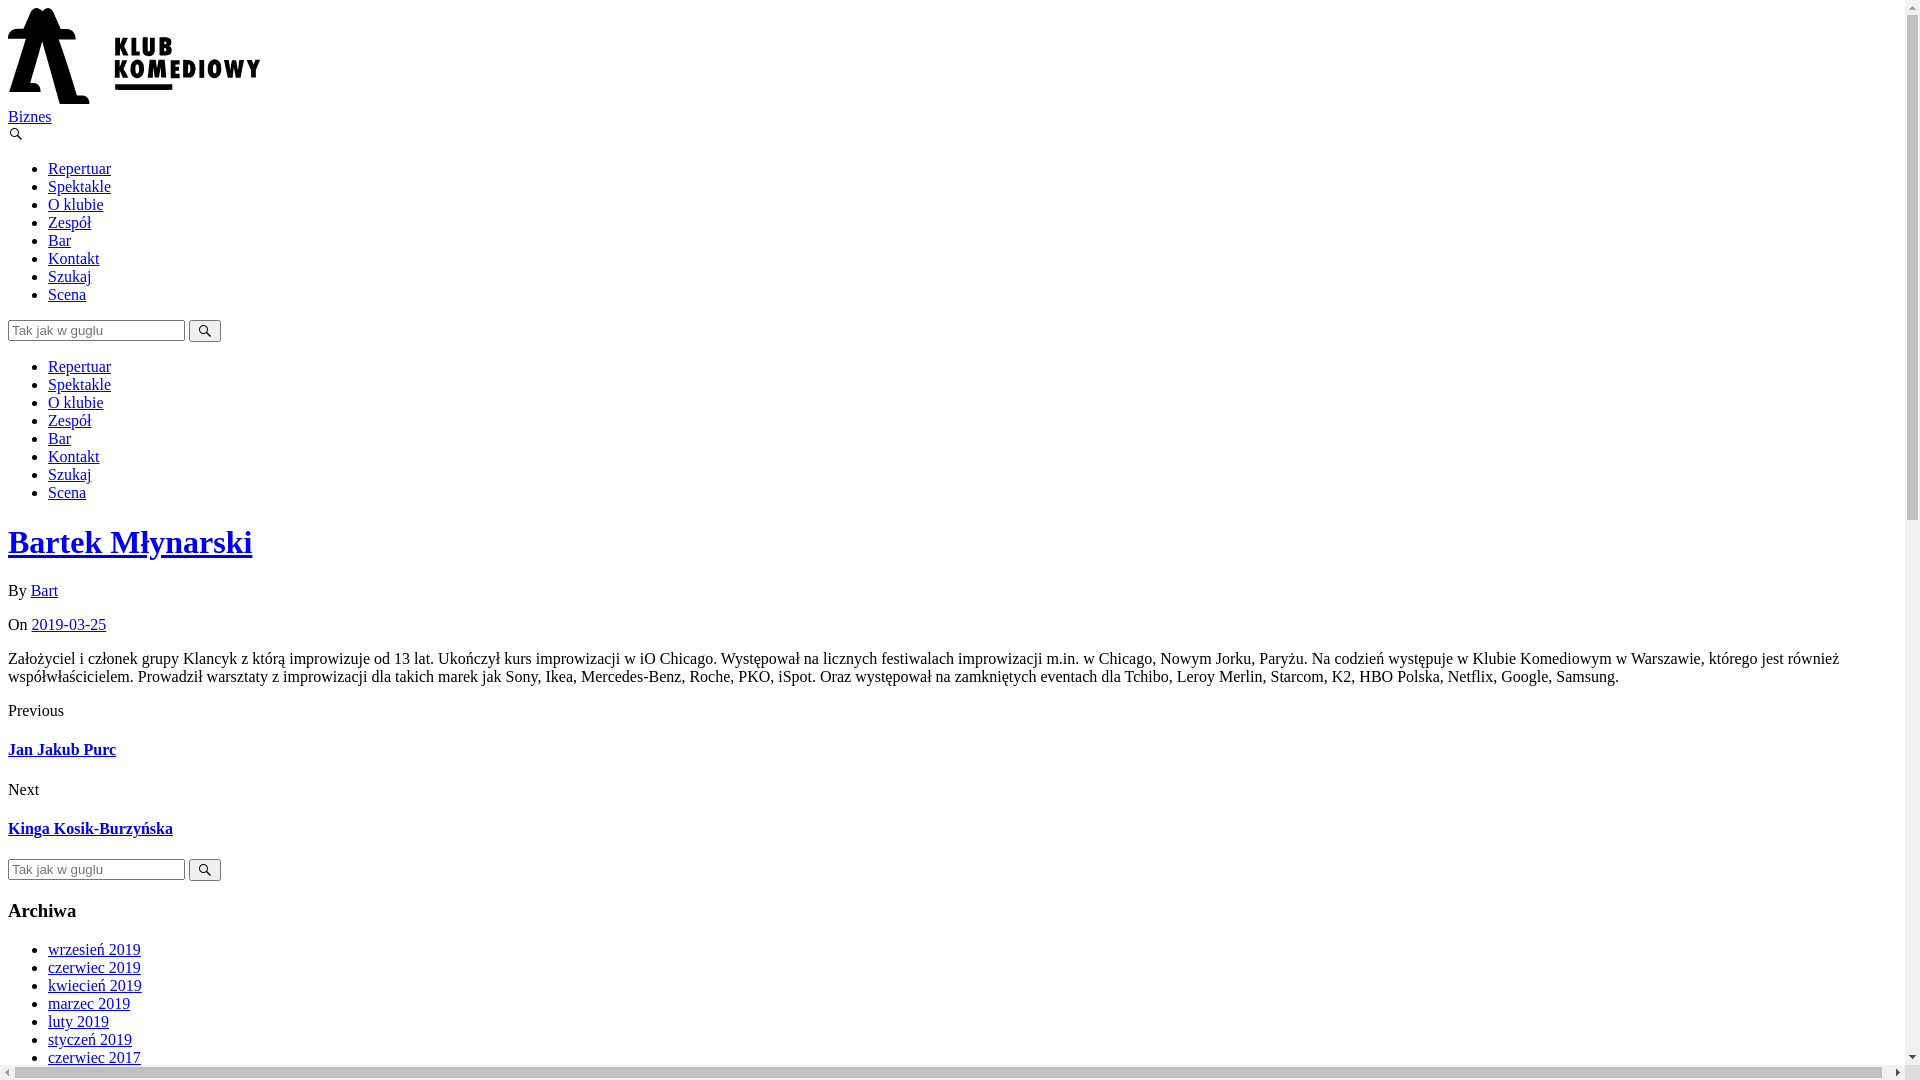 The width and height of the screenshot is (1920, 1080). Describe the element at coordinates (67, 294) in the screenshot. I see `'Scena'` at that location.